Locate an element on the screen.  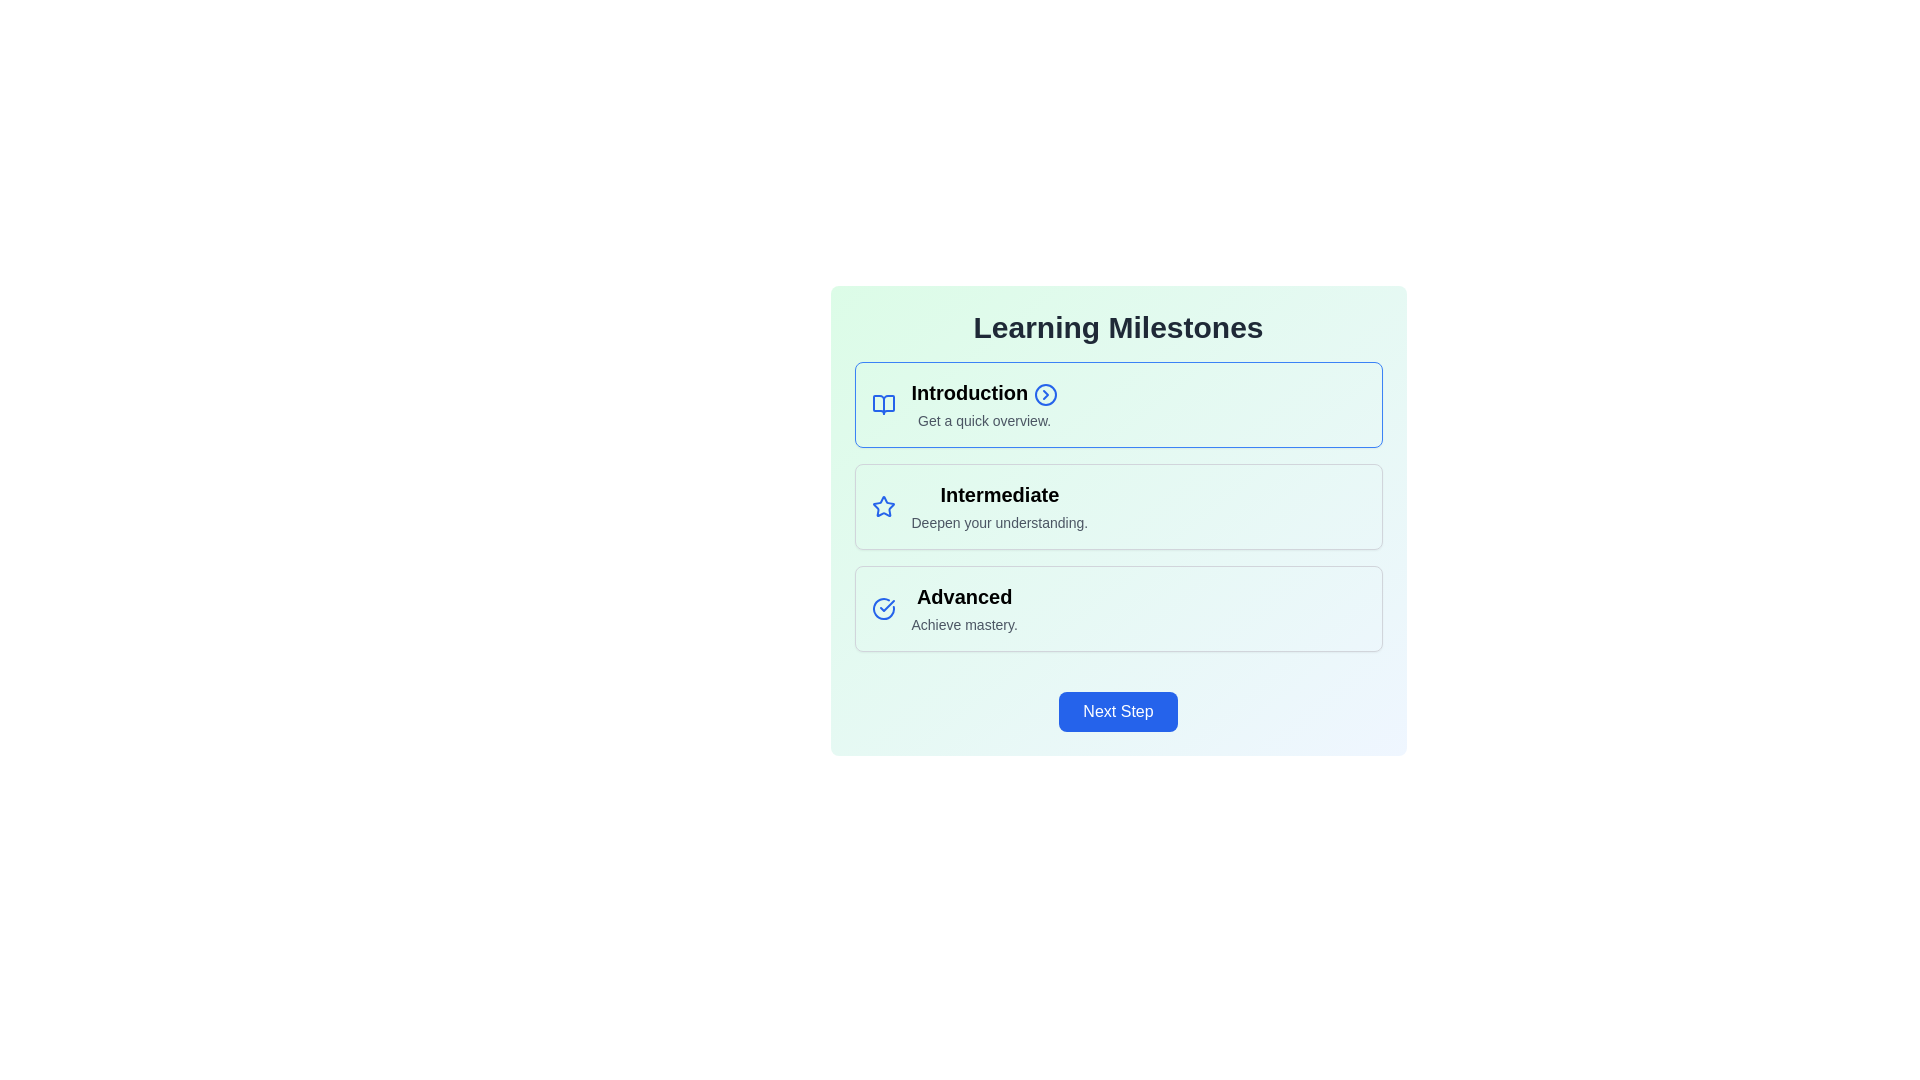
the circular icon with a right-pointing chevron inside it, which is outlined in blue and located to the right of the 'Introduction' text label is located at coordinates (1044, 394).